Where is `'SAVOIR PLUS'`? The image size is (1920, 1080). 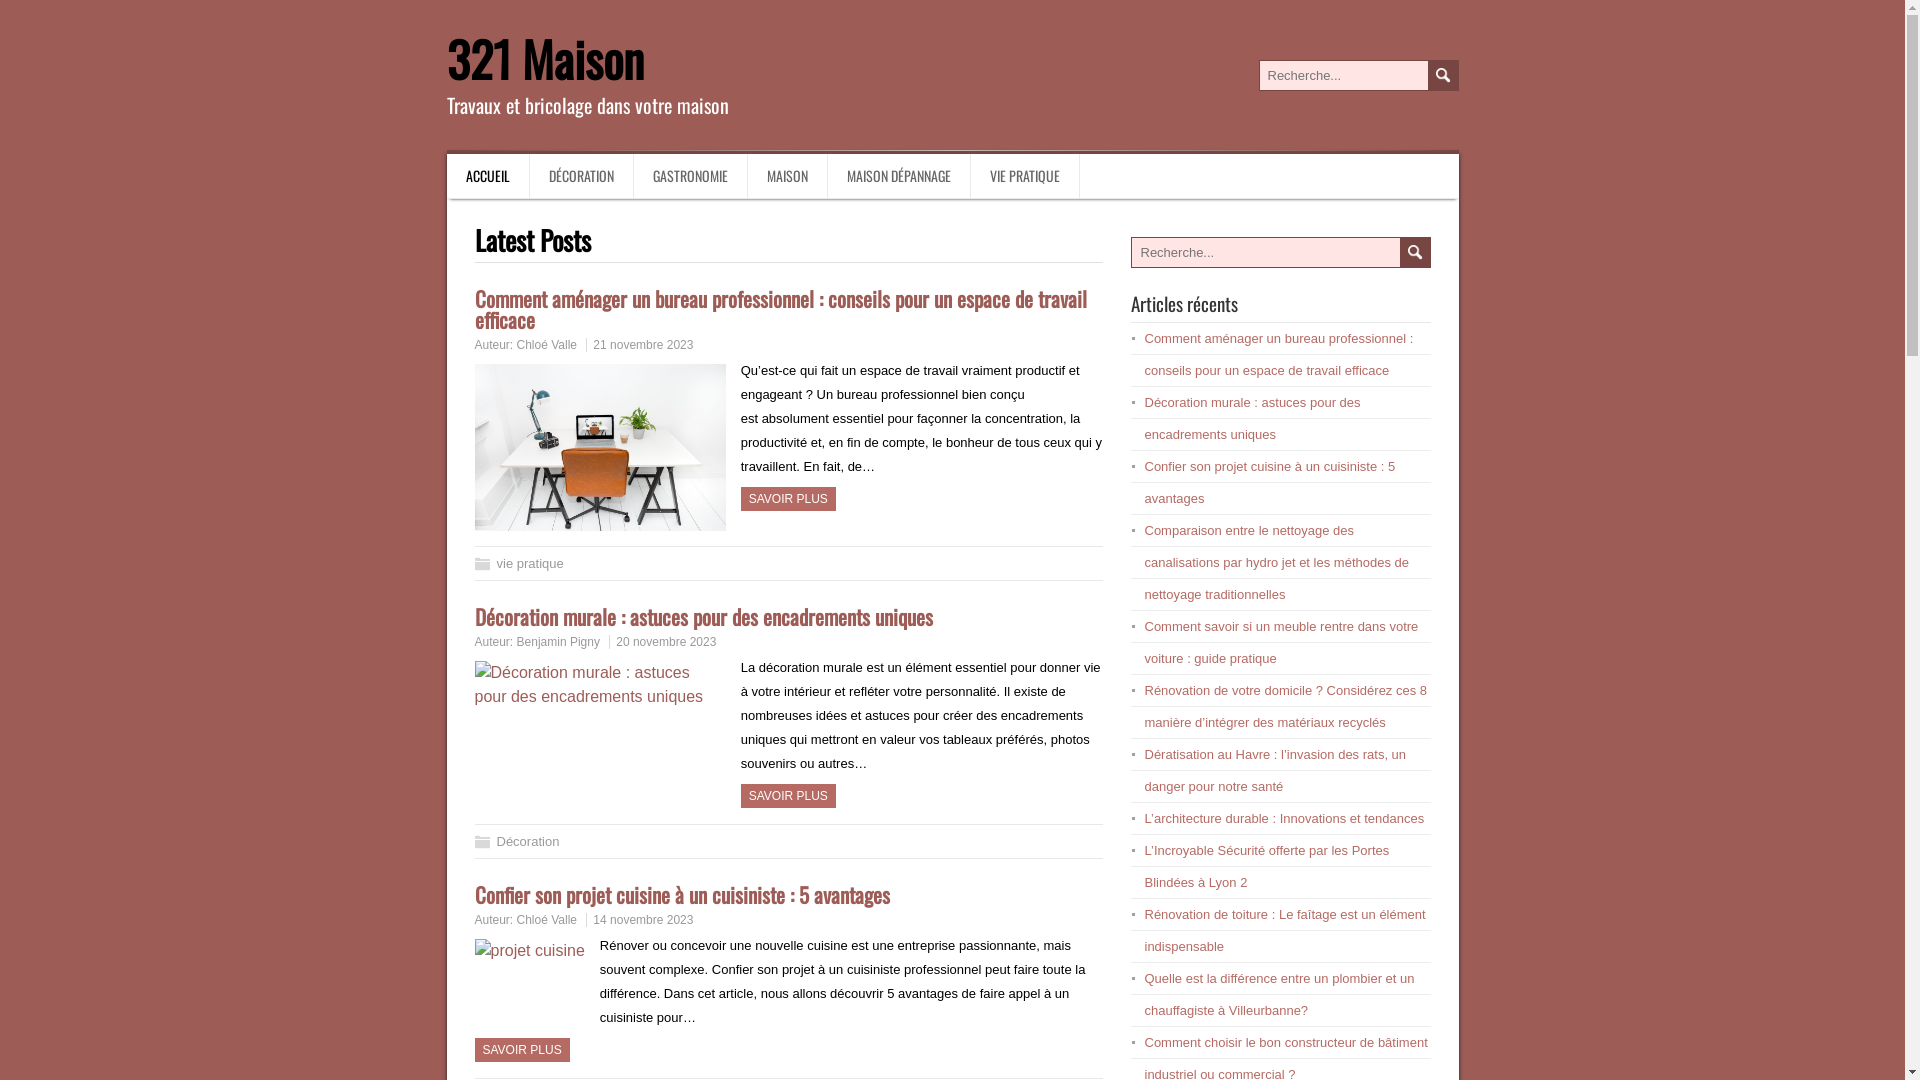
'SAVOIR PLUS' is located at coordinates (787, 497).